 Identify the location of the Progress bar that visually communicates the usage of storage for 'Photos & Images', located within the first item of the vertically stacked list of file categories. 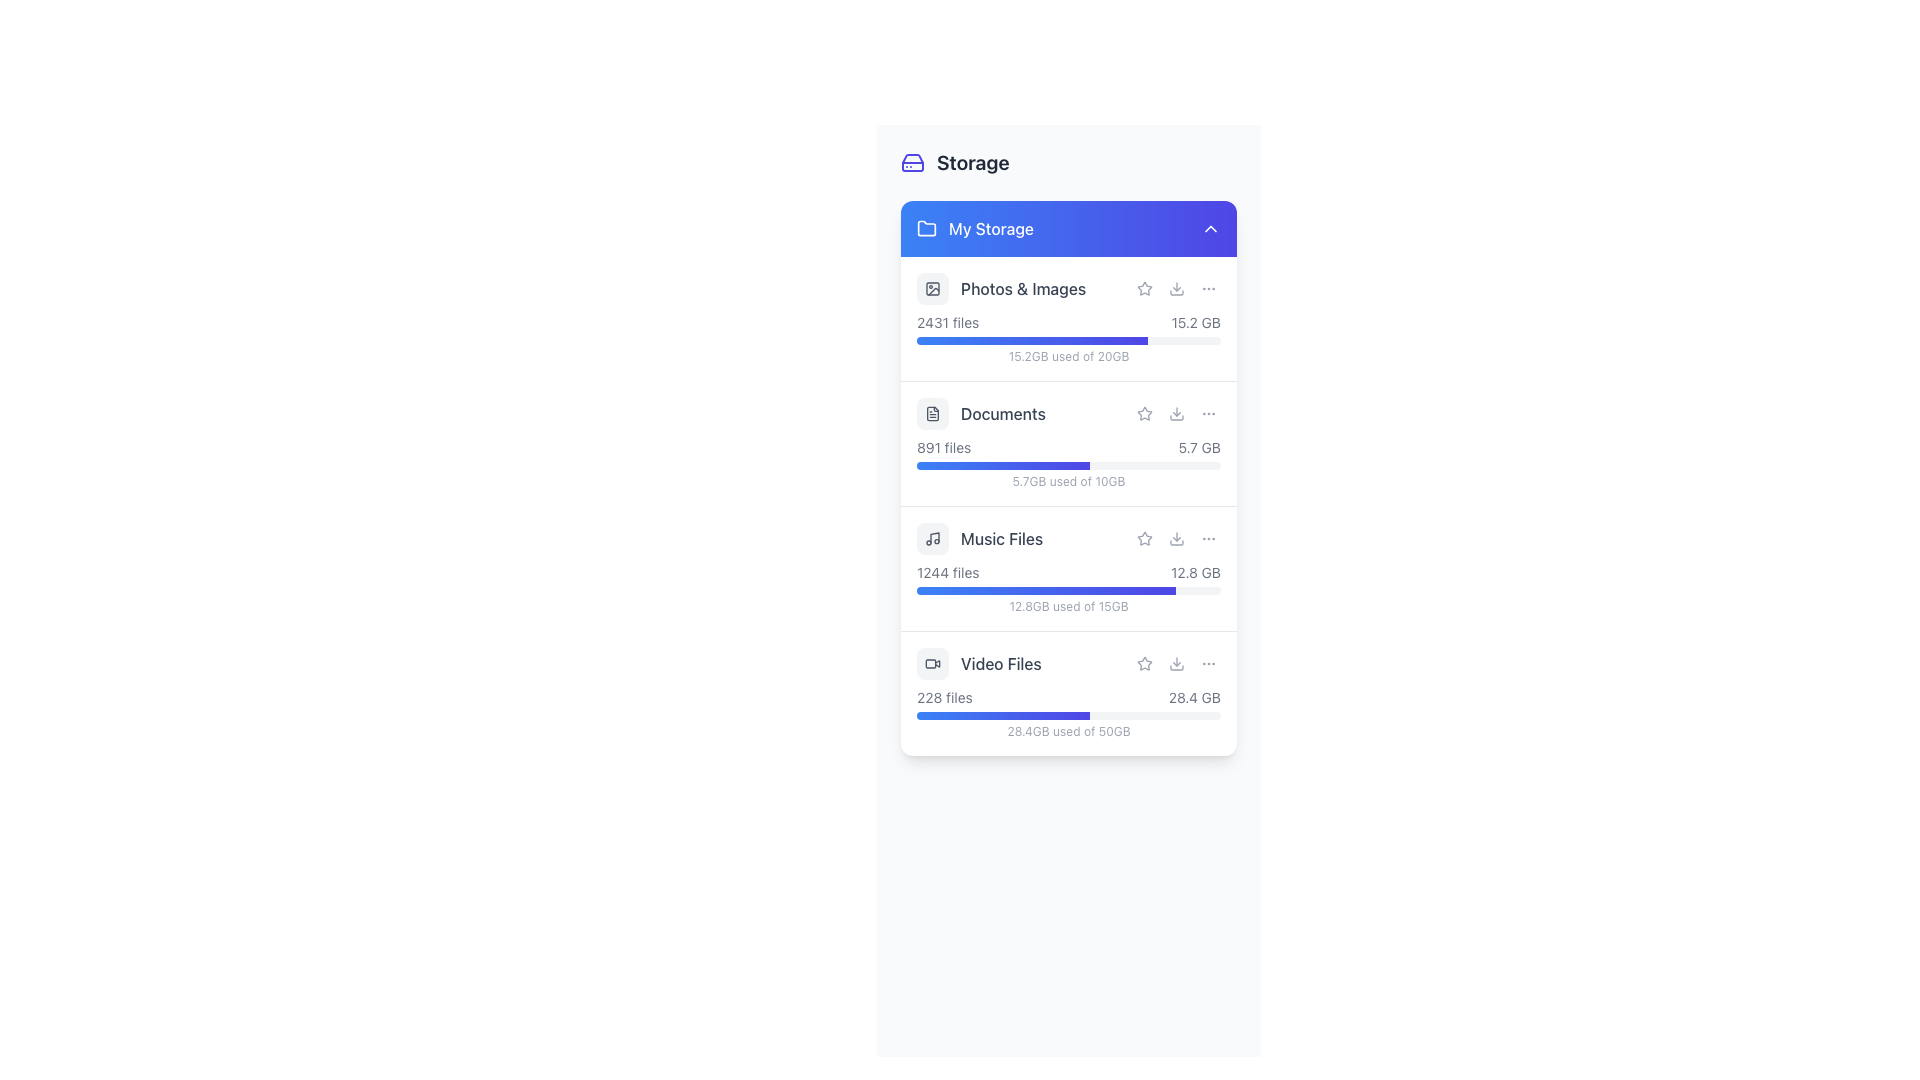
(1032, 339).